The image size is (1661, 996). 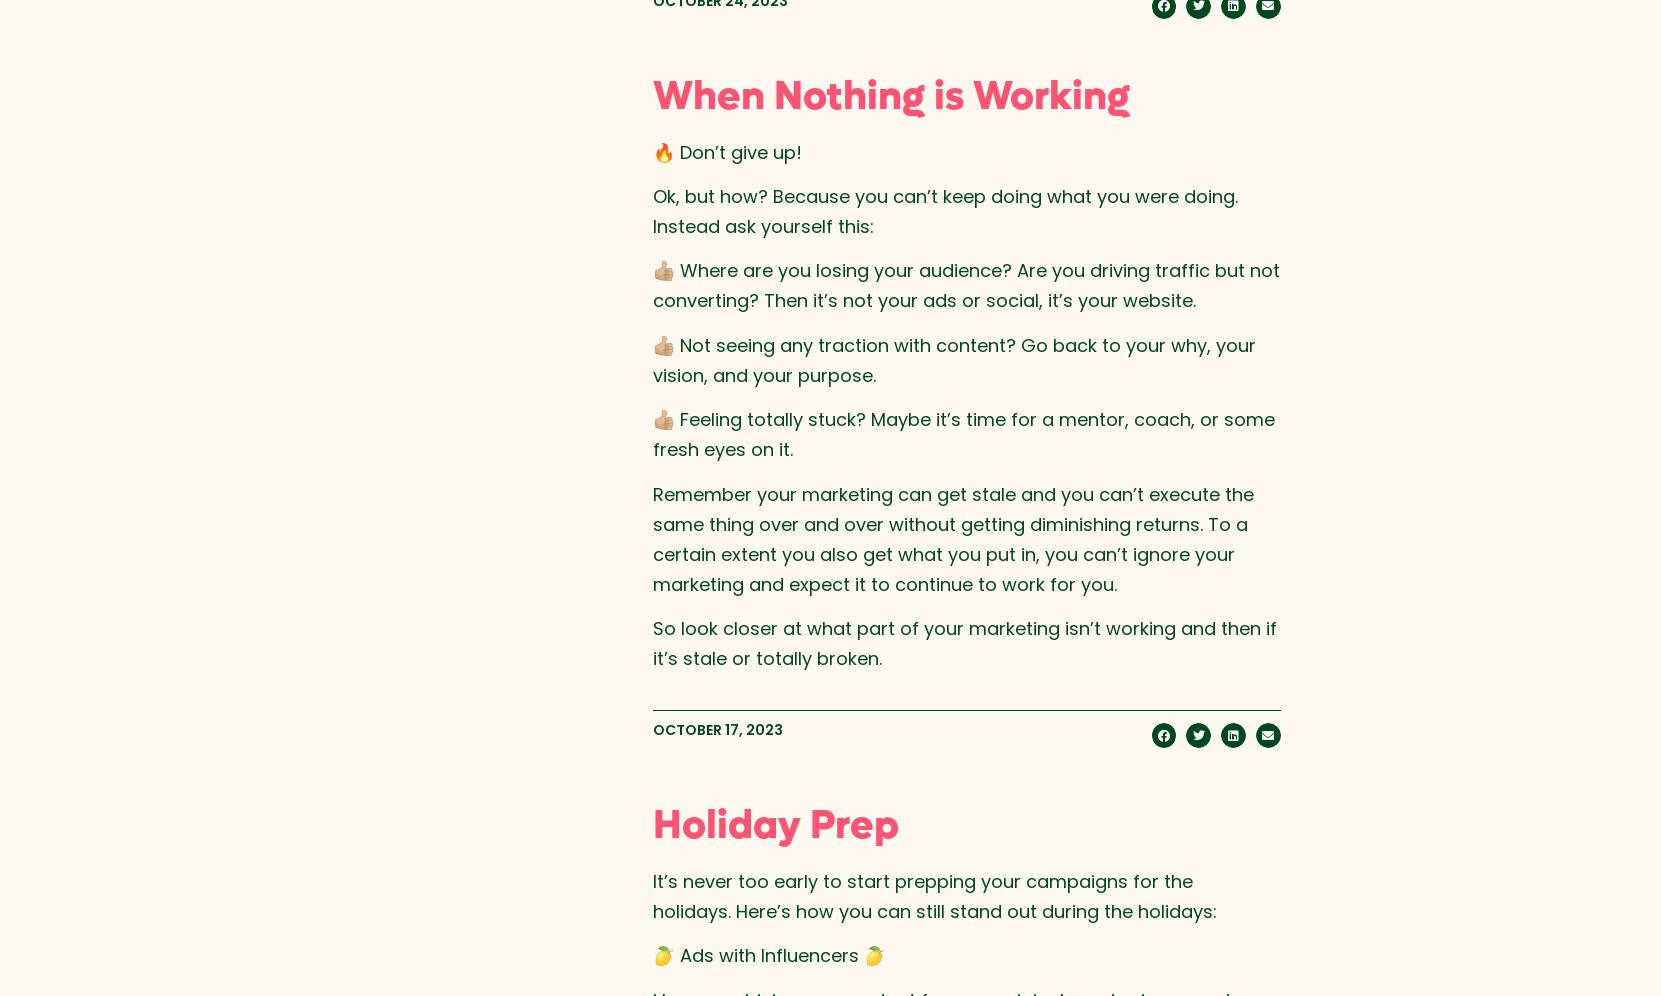 What do you see at coordinates (890, 95) in the screenshot?
I see `'When Nothing is Working'` at bounding box center [890, 95].